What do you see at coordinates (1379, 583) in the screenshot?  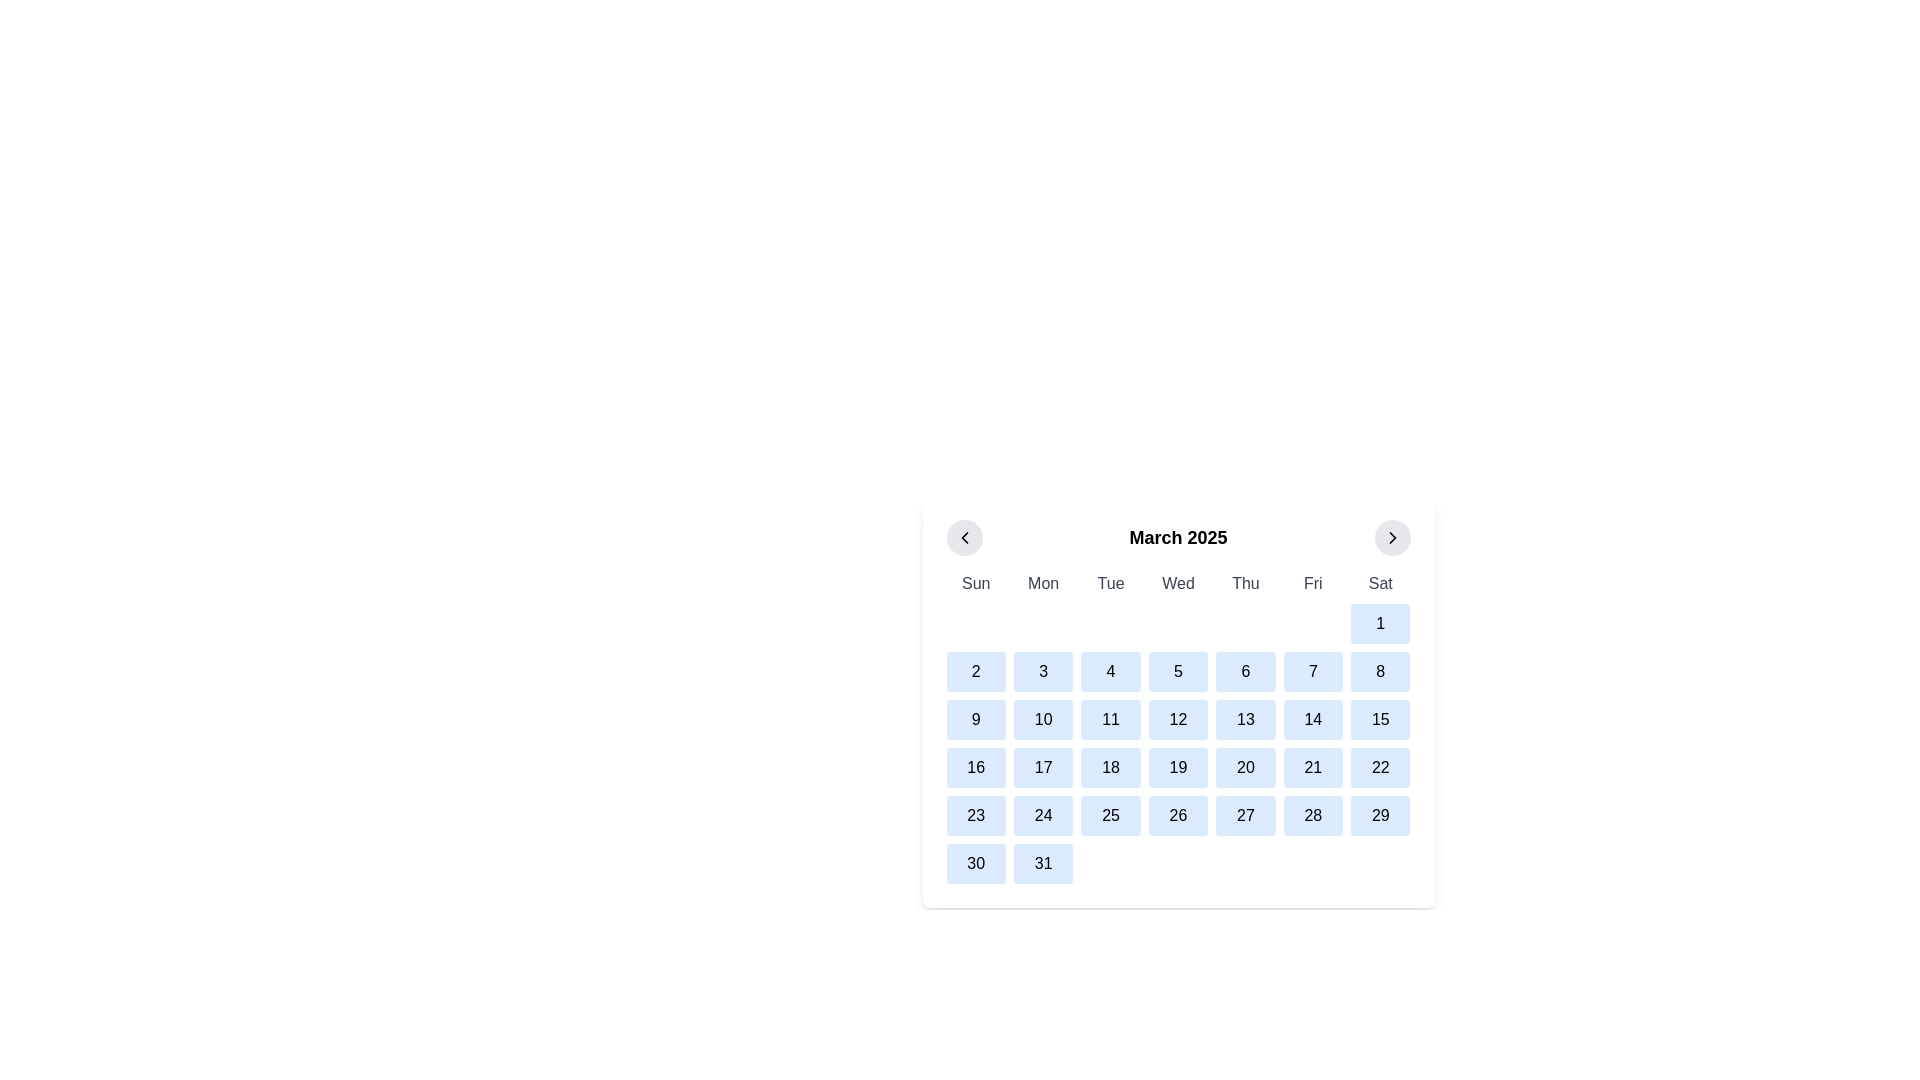 I see `the text element labeled 'Sat', which is the seventh element in a horizontal row representing days of the week` at bounding box center [1379, 583].